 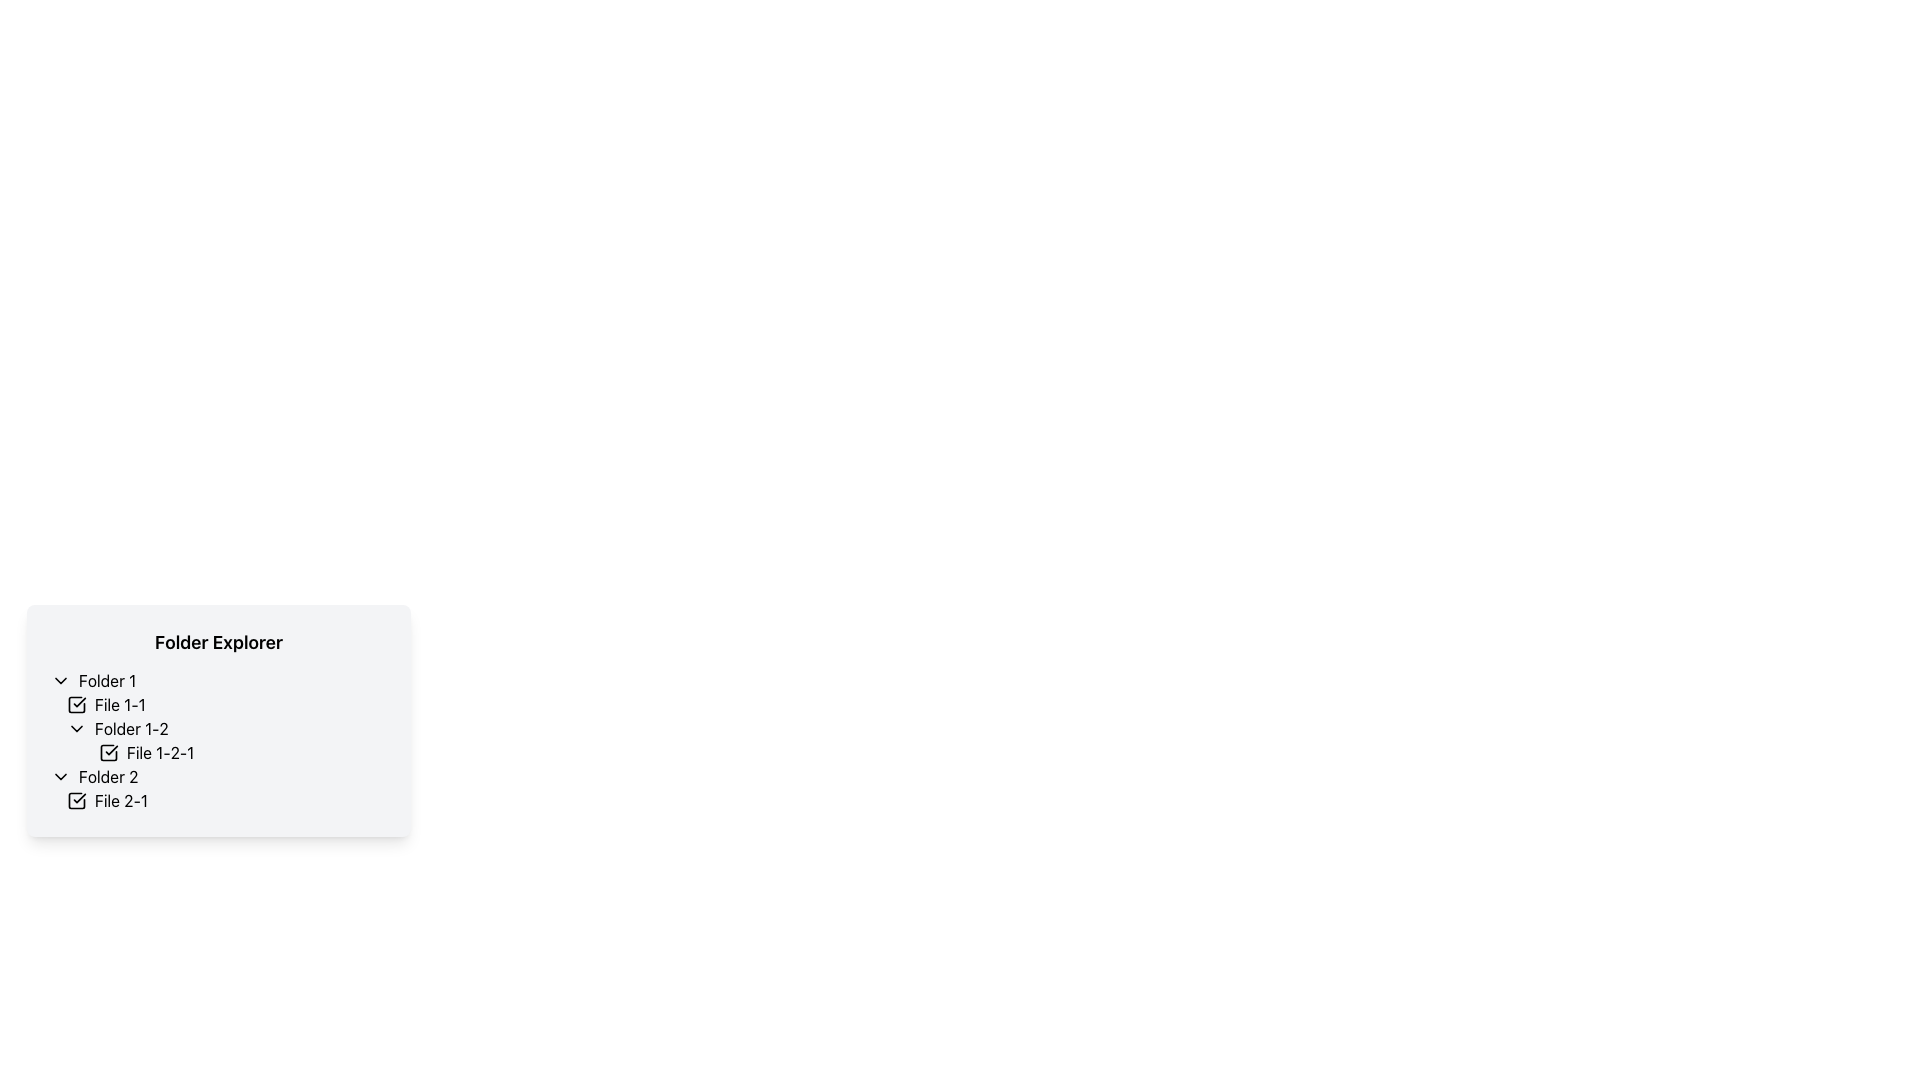 What do you see at coordinates (226, 740) in the screenshot?
I see `the list item entry labeled 'Folder 1-2File 1-2-1'` at bounding box center [226, 740].